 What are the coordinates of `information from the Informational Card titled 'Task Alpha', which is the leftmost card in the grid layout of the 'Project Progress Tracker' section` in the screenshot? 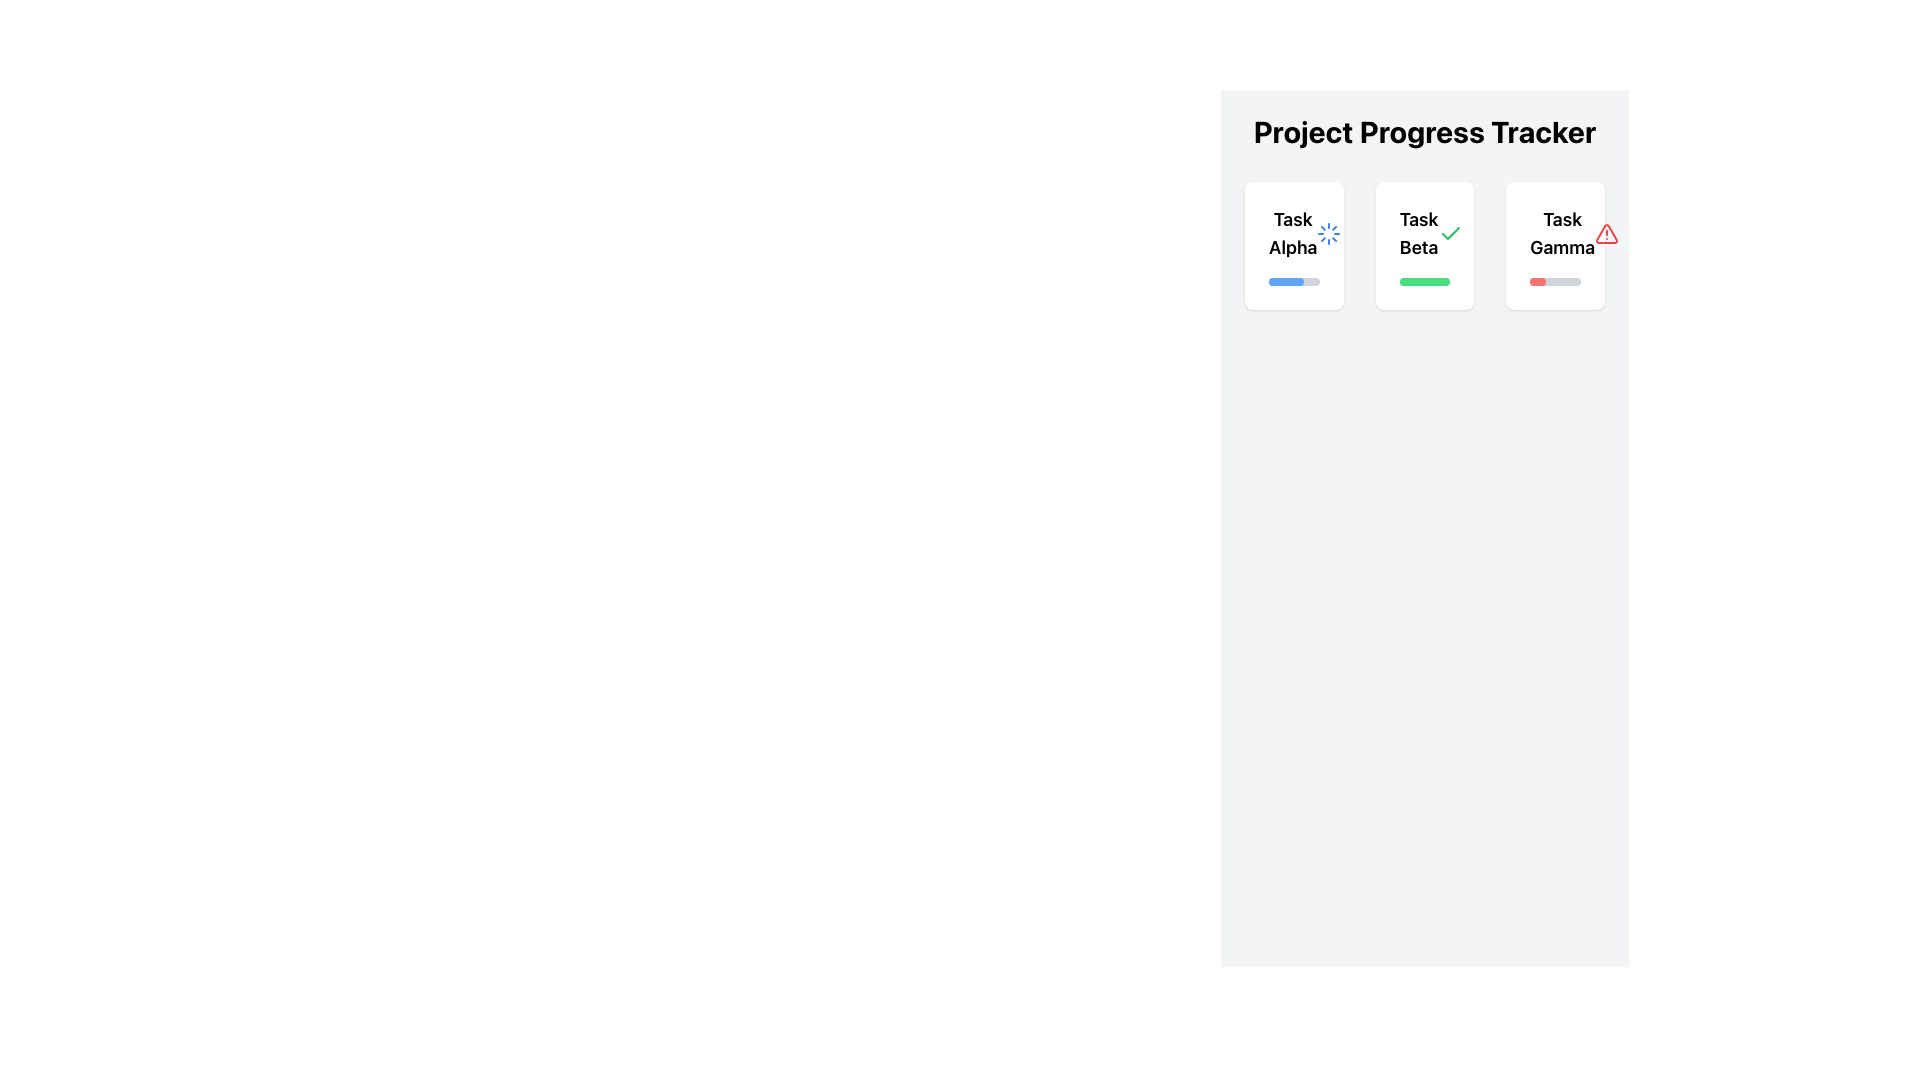 It's located at (1294, 245).